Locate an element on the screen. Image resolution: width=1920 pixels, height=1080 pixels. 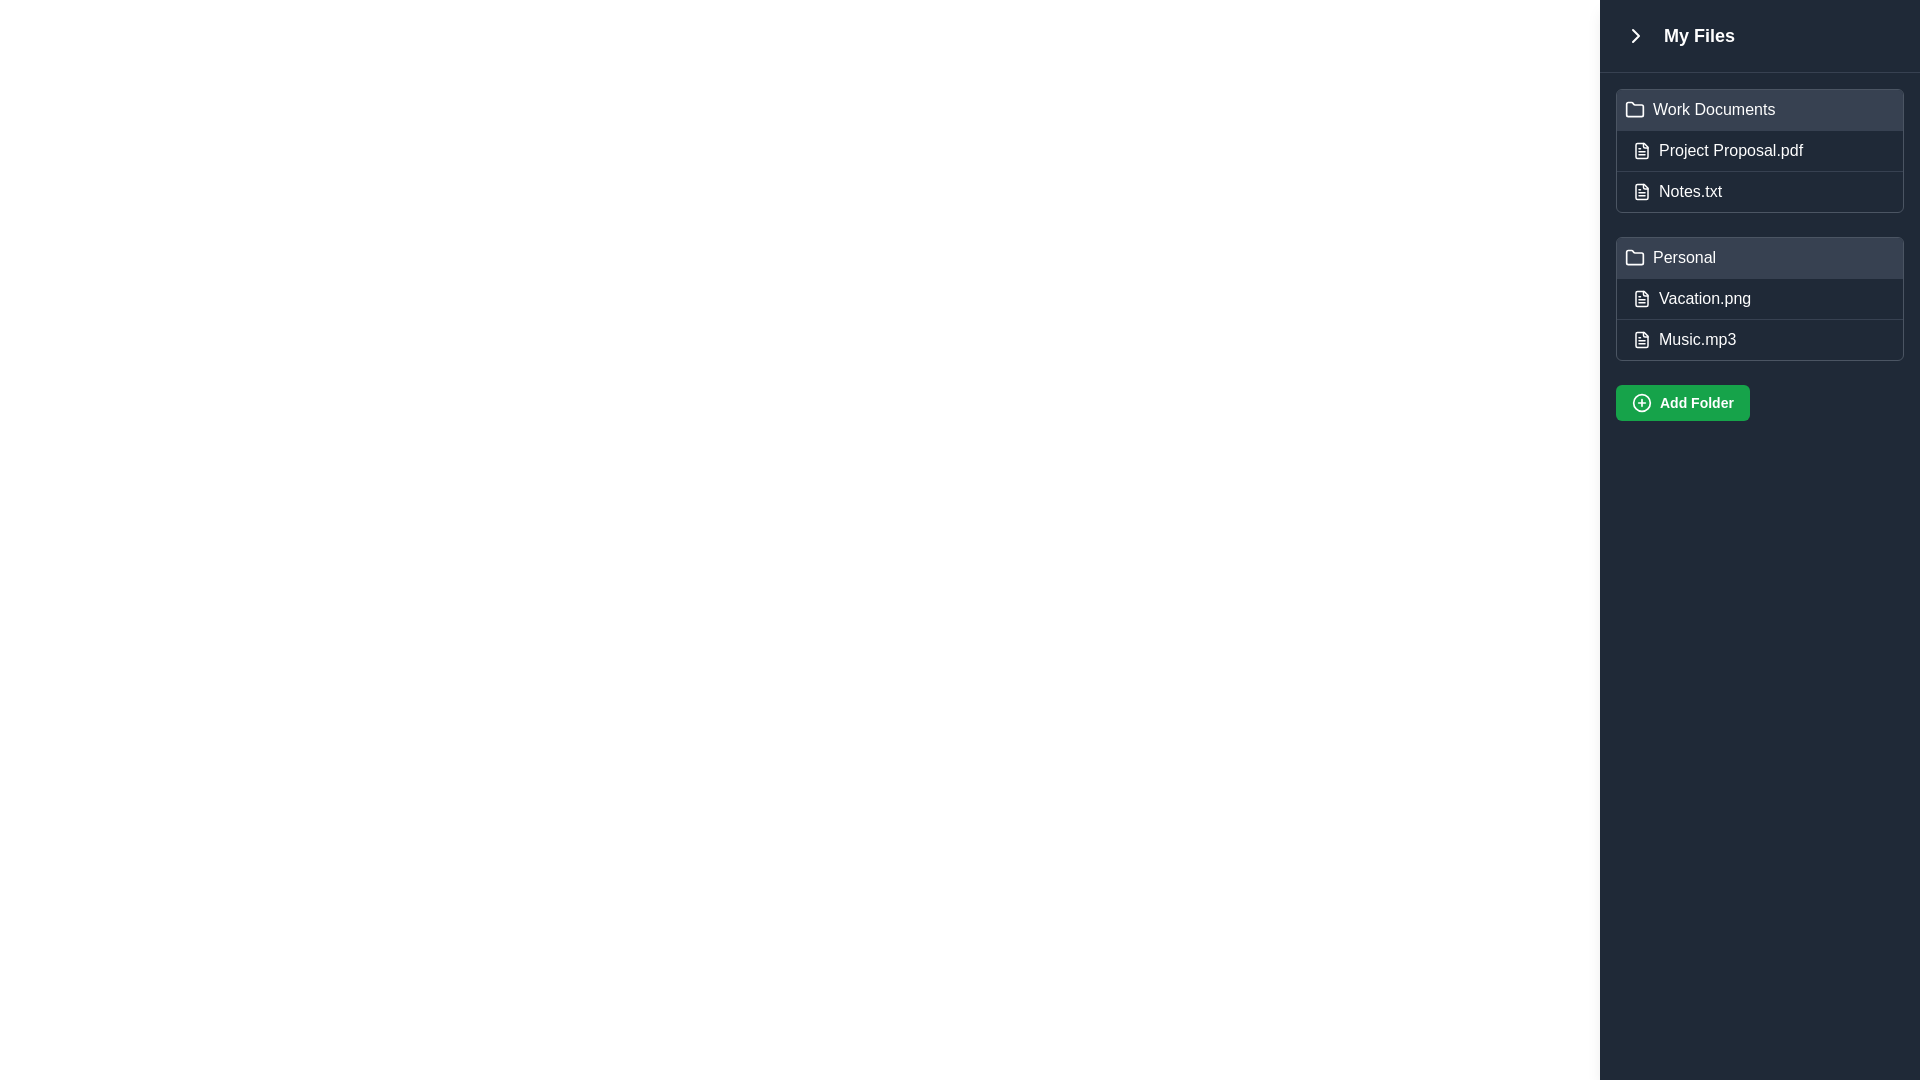
the document file icon with a dark background and white outlines, located to the left of 'Project Proposal.pdf' in the 'Work Documents' group is located at coordinates (1641, 149).